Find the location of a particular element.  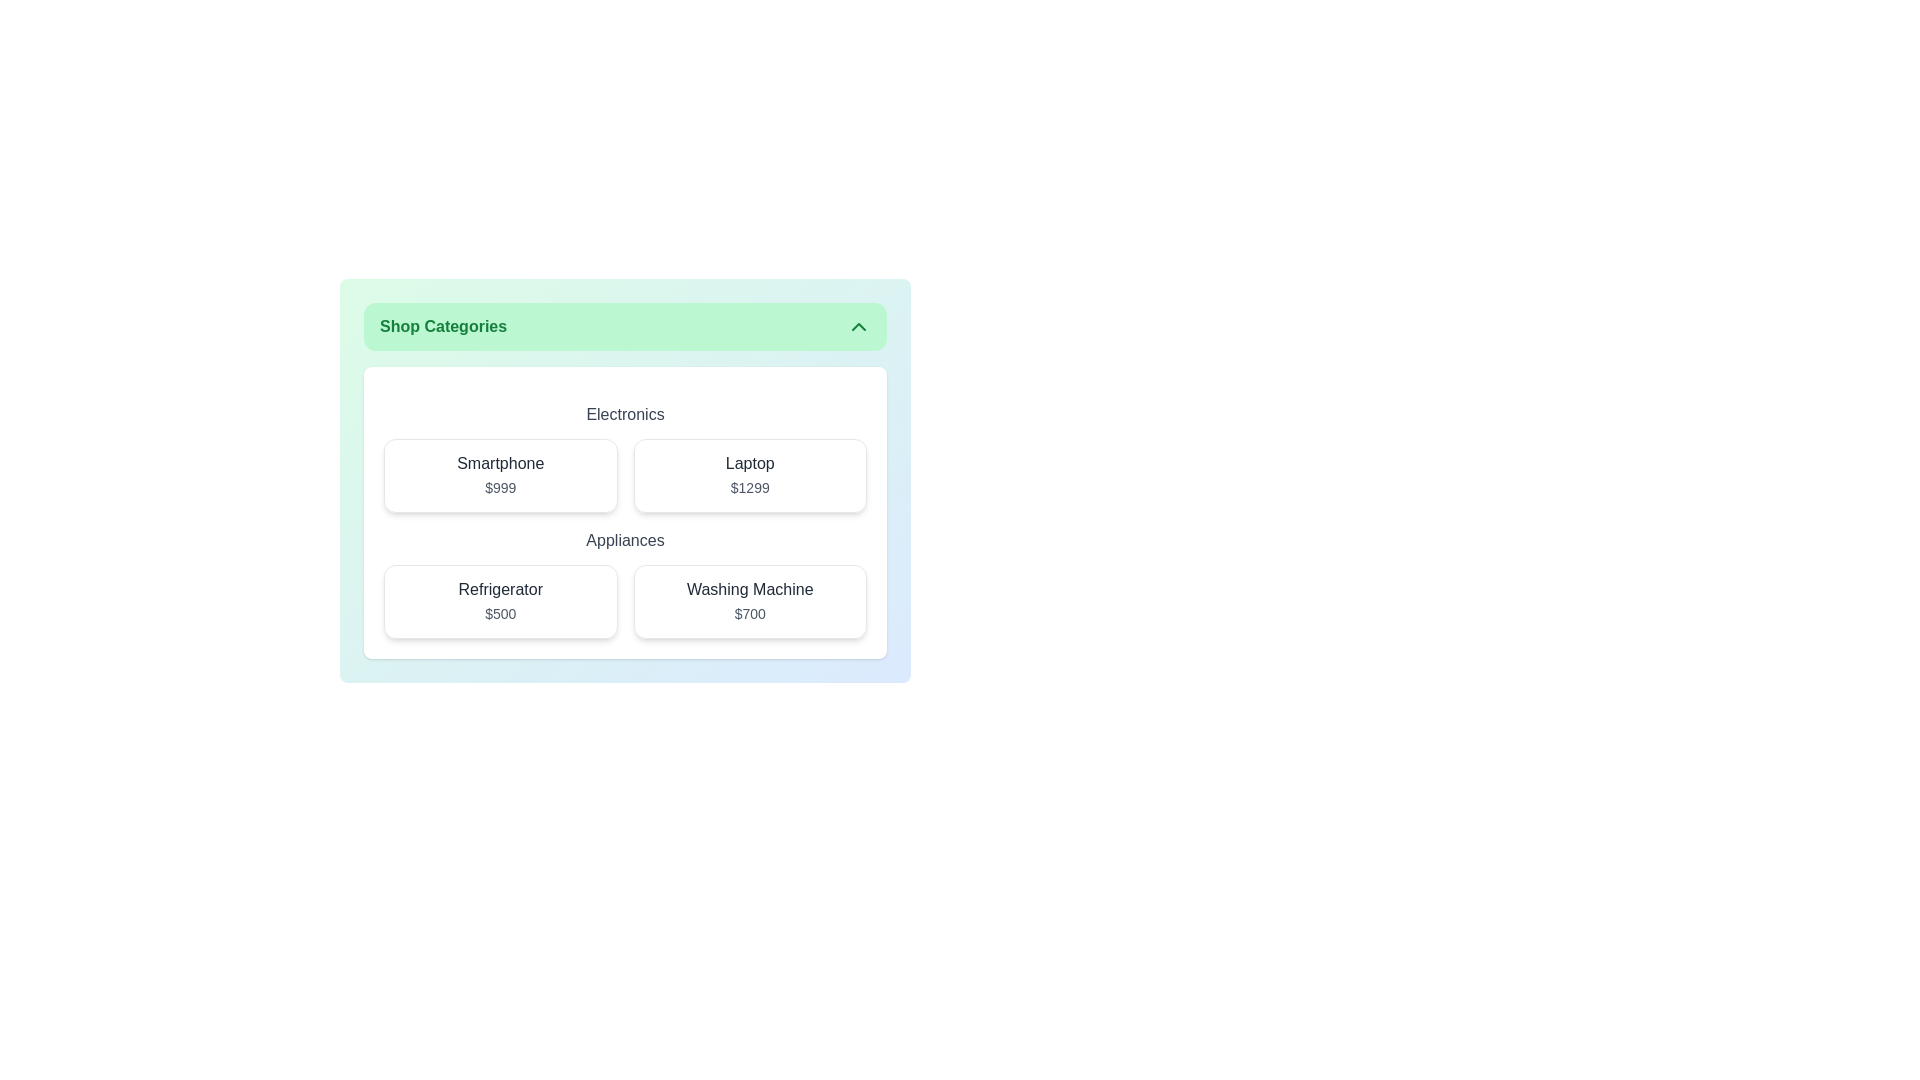

the first item card representing a refrigerator priced at $500 in the Appliances section is located at coordinates (500, 600).